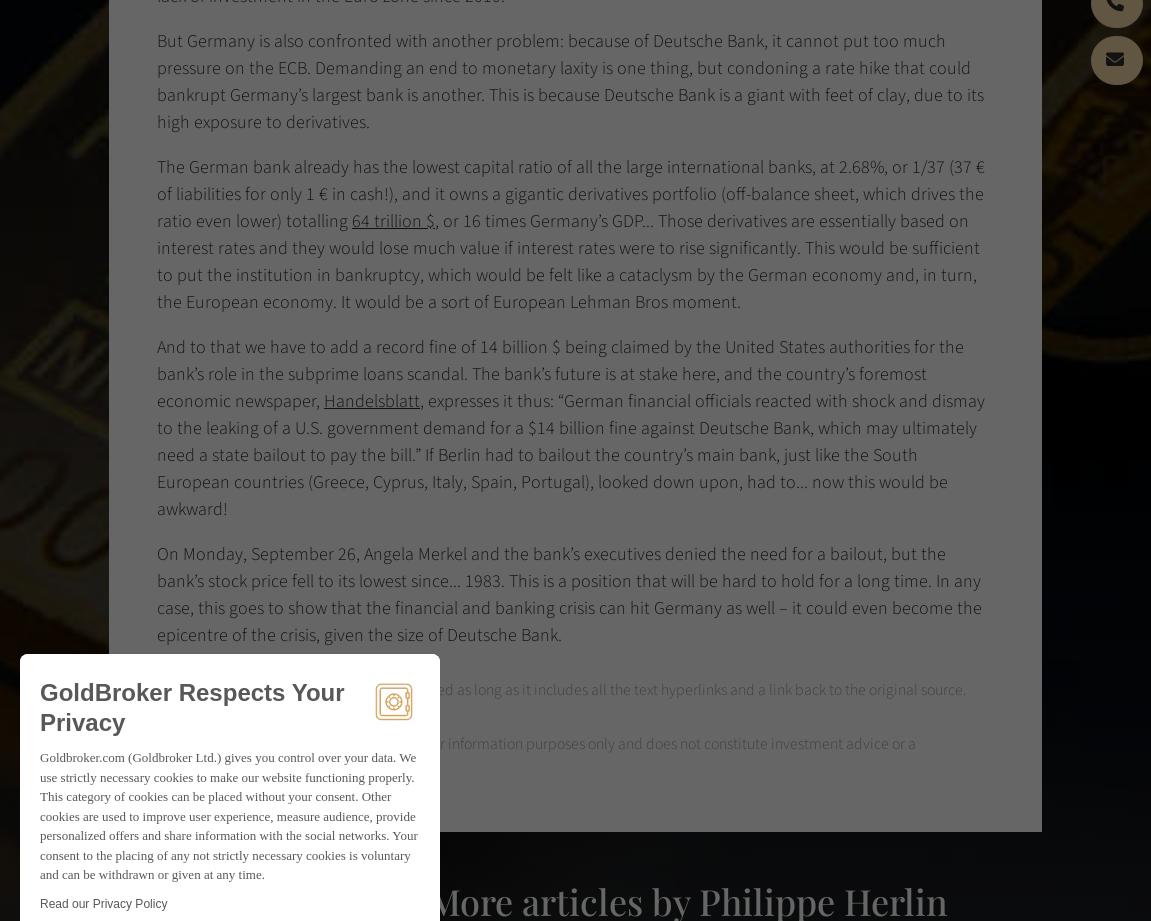 The image size is (1151, 921). I want to click on ', expresses it thus: “German financial officials reacted with shock and dismay to the leaking of a U.S. government demand for a $14 billion fine against Deutsche Bank, which may ultimately need a state bailout to pay the bill.” If Berlin had to bailout the country’s main bank, just like the South European countries (Greece, Cyprus, Italy, Spain, Portugal), looked down upon, had to... now this would be awkward!', so click(570, 455).